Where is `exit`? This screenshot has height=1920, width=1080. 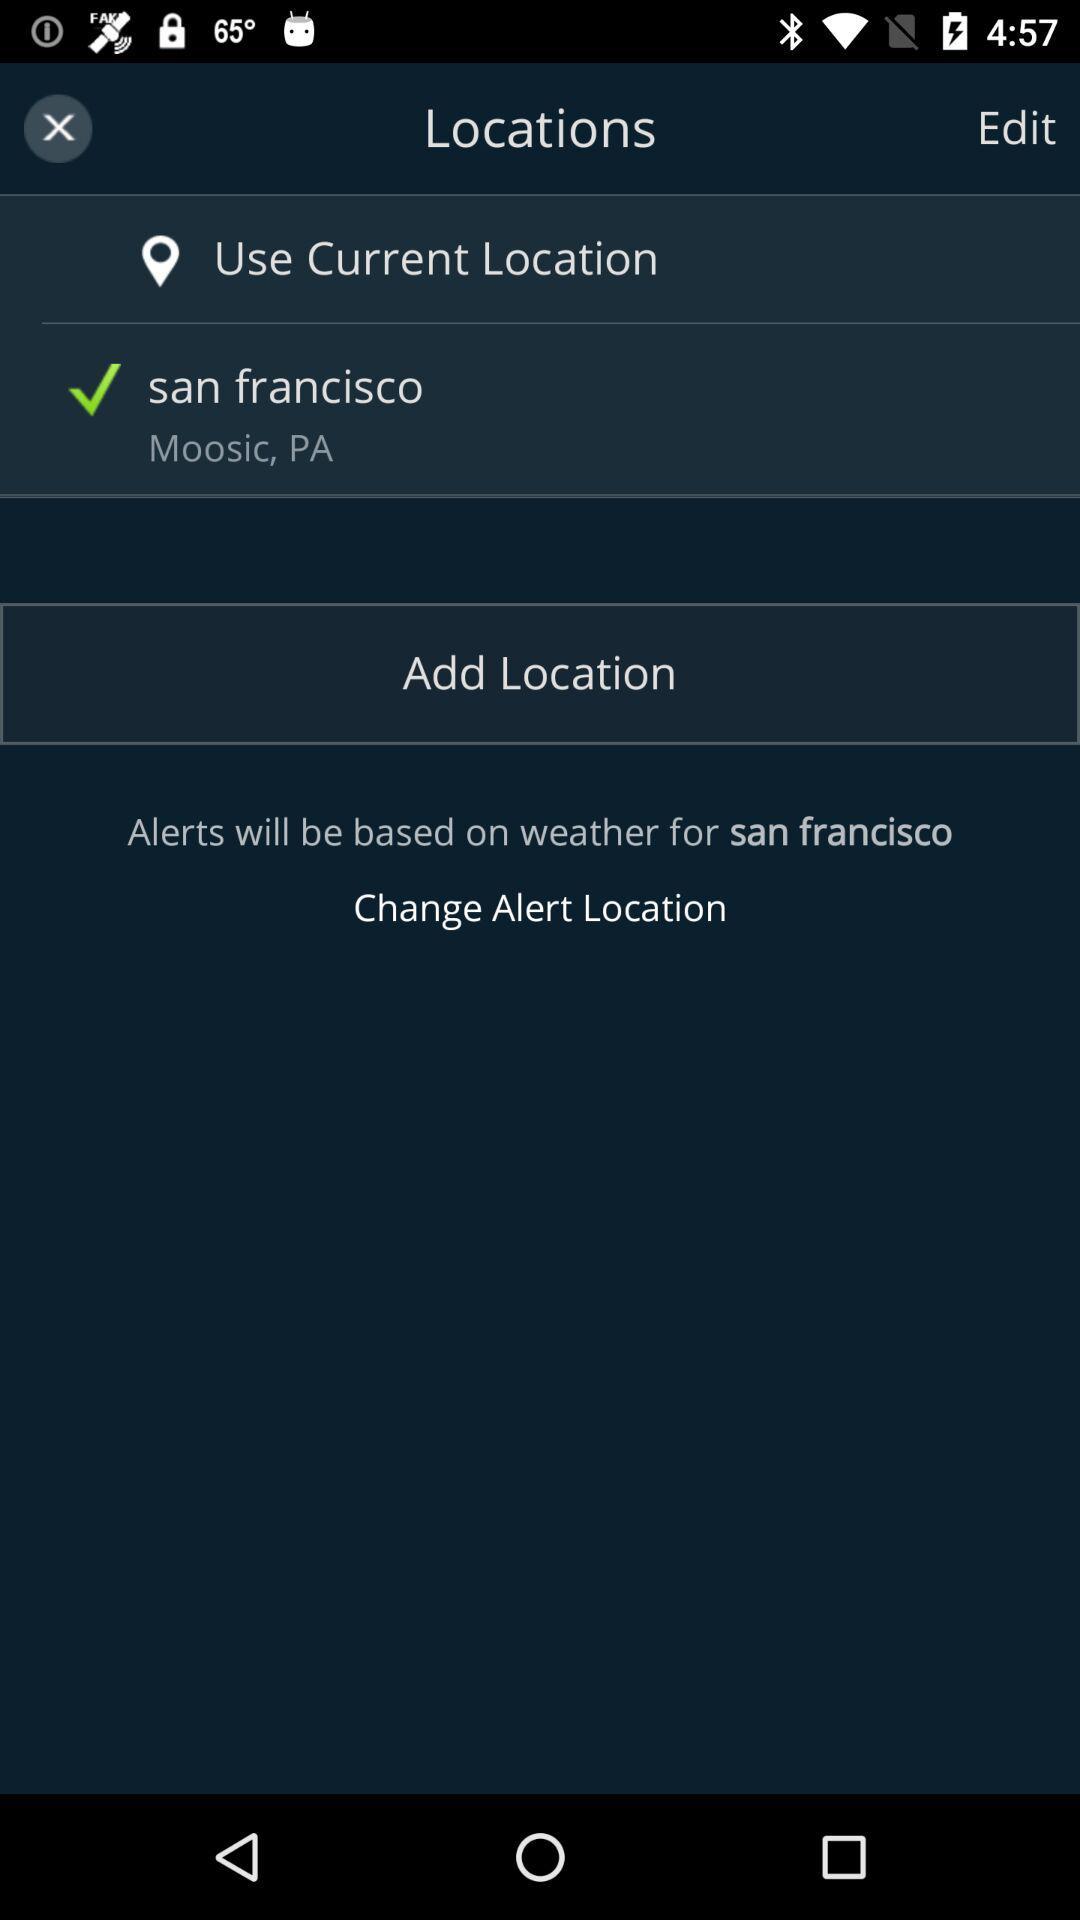 exit is located at coordinates (57, 127).